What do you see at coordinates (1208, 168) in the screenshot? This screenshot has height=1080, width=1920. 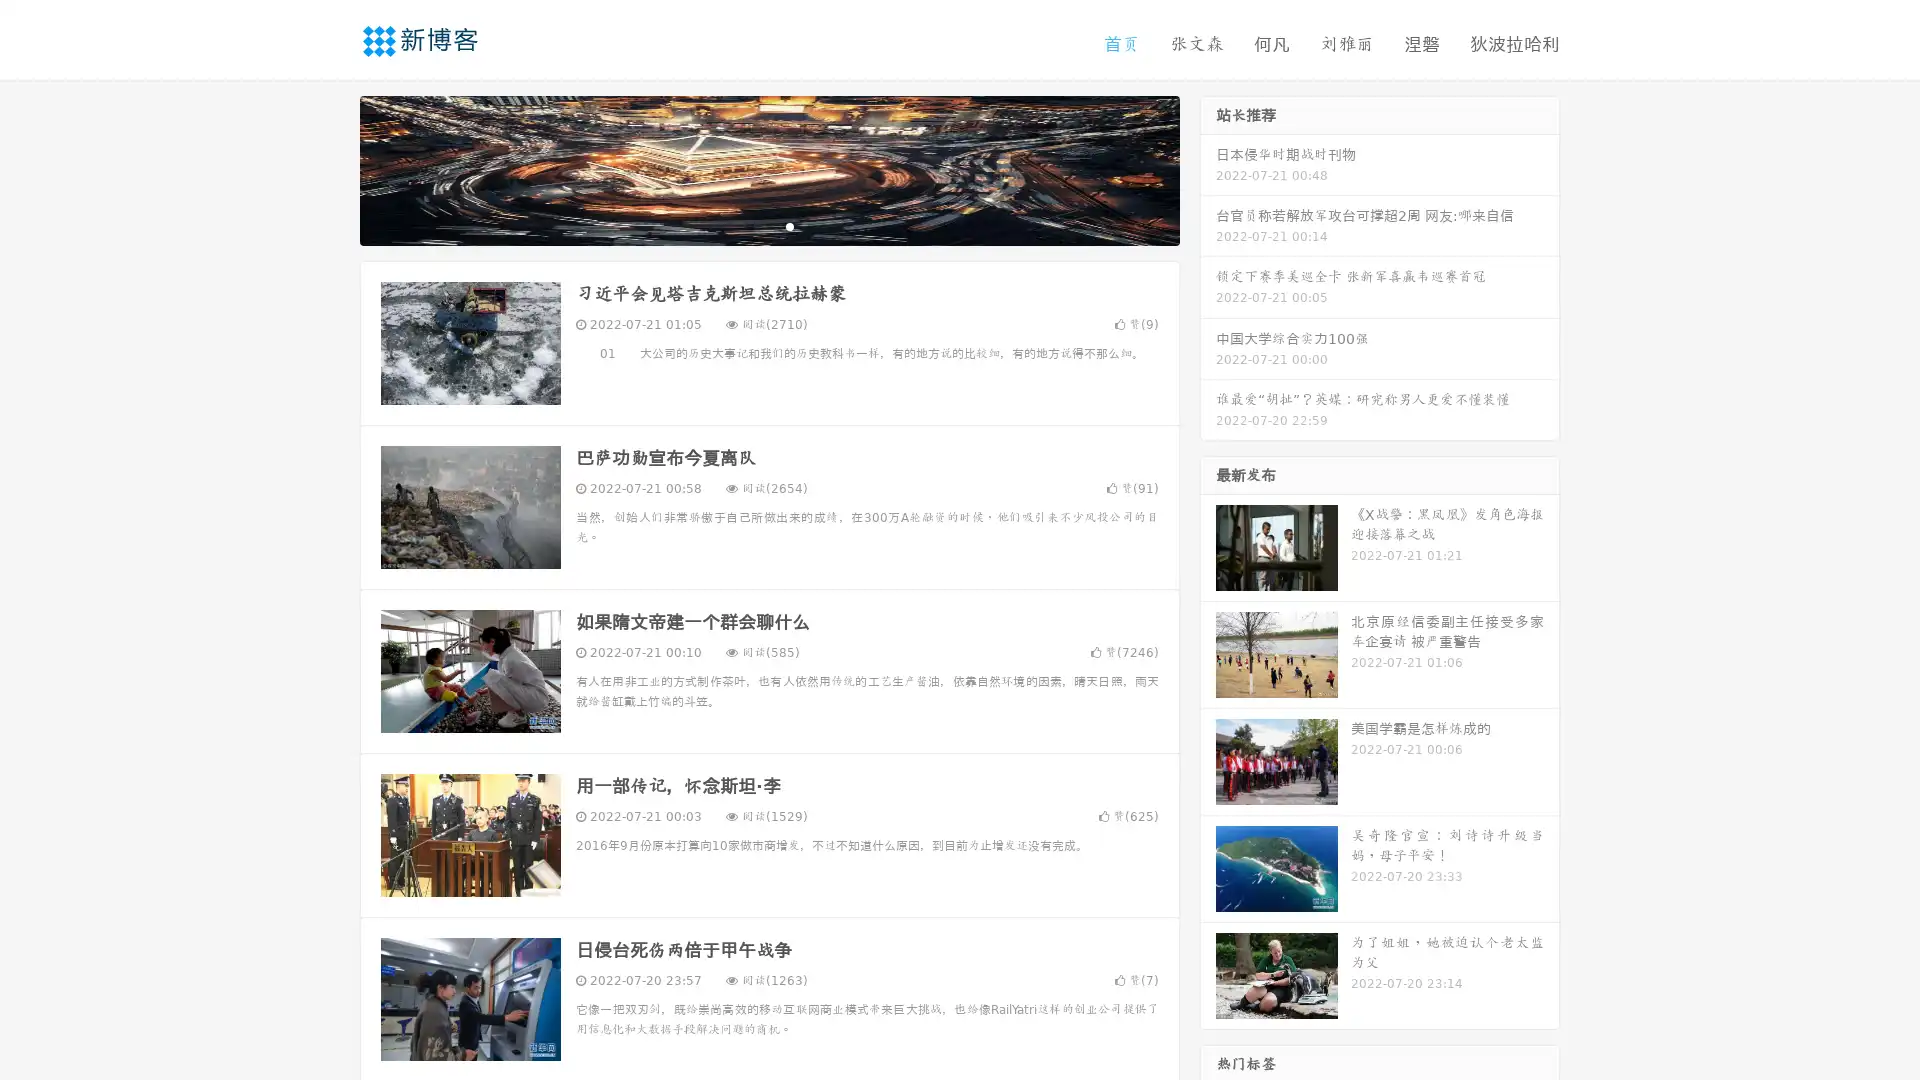 I see `Next slide` at bounding box center [1208, 168].